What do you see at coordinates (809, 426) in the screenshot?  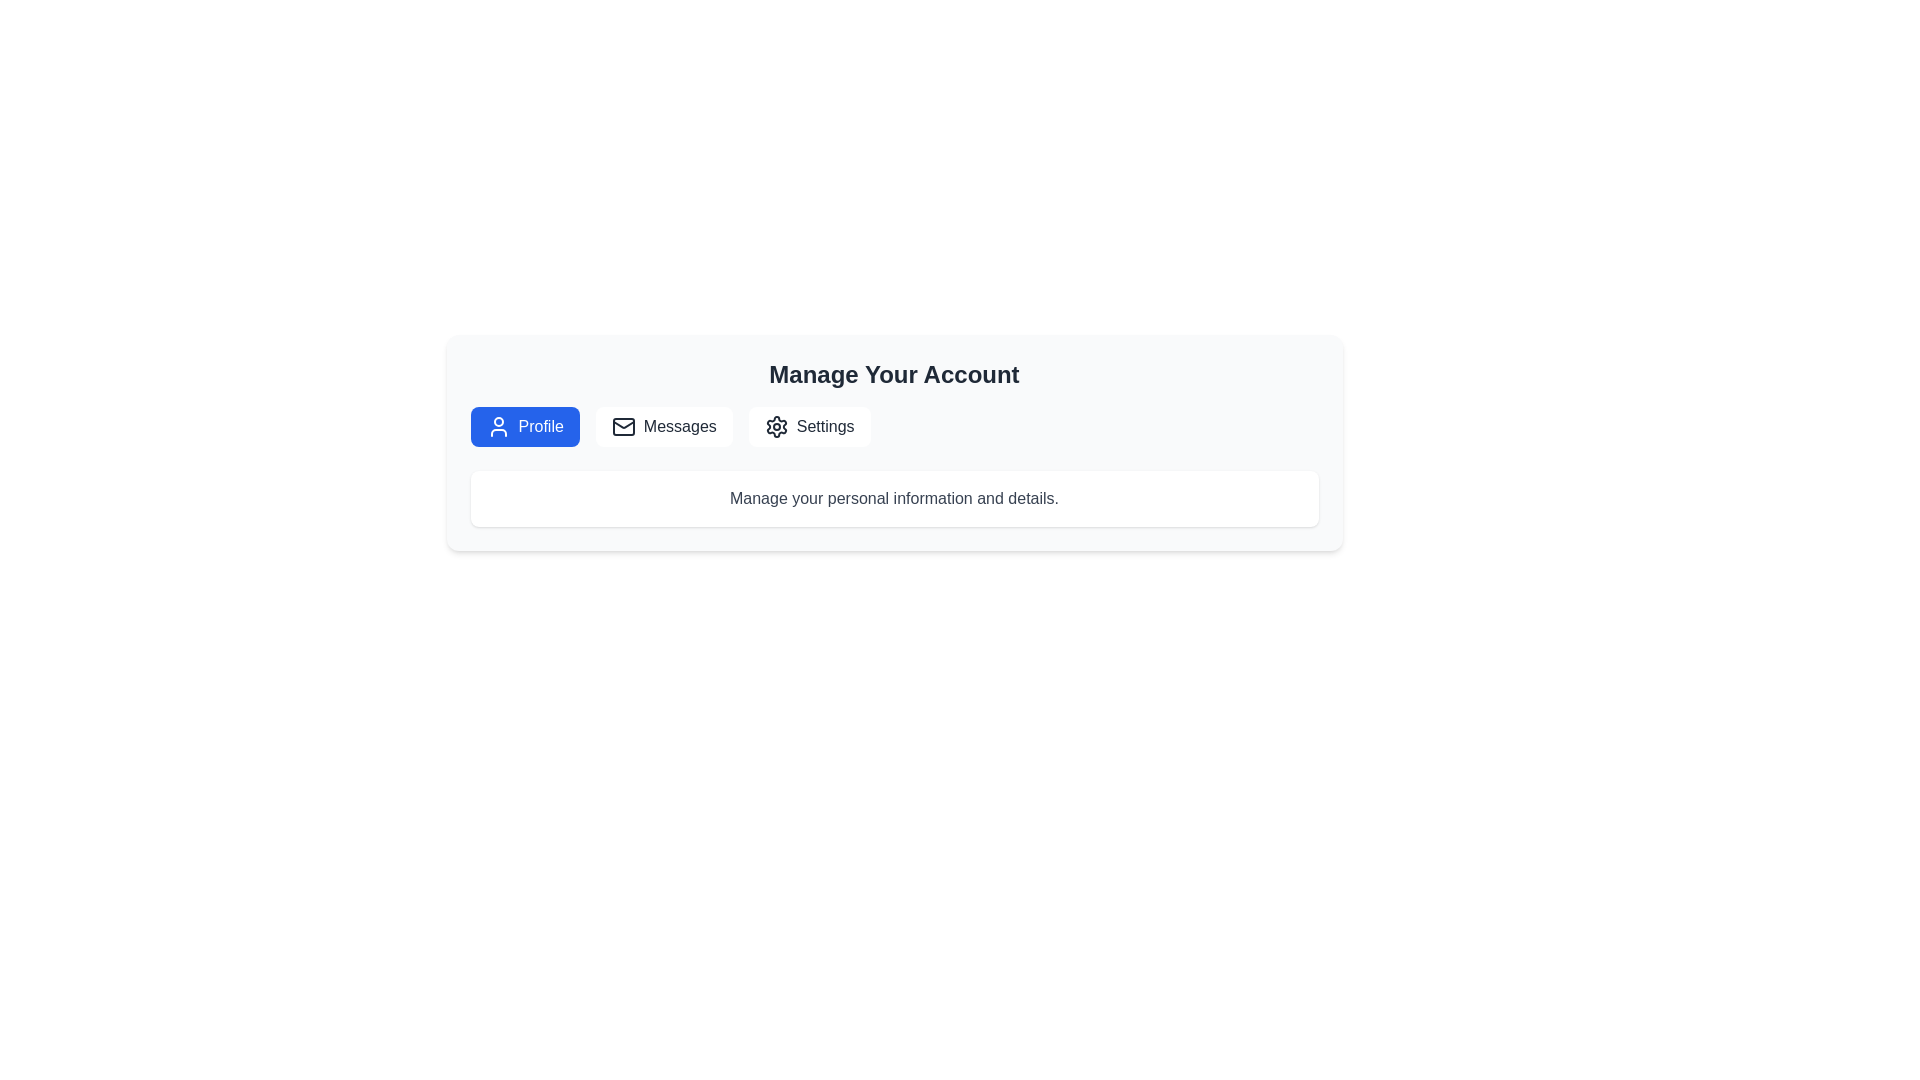 I see `the 'Settings' button located in the navigation bar, which is the third button from the left` at bounding box center [809, 426].